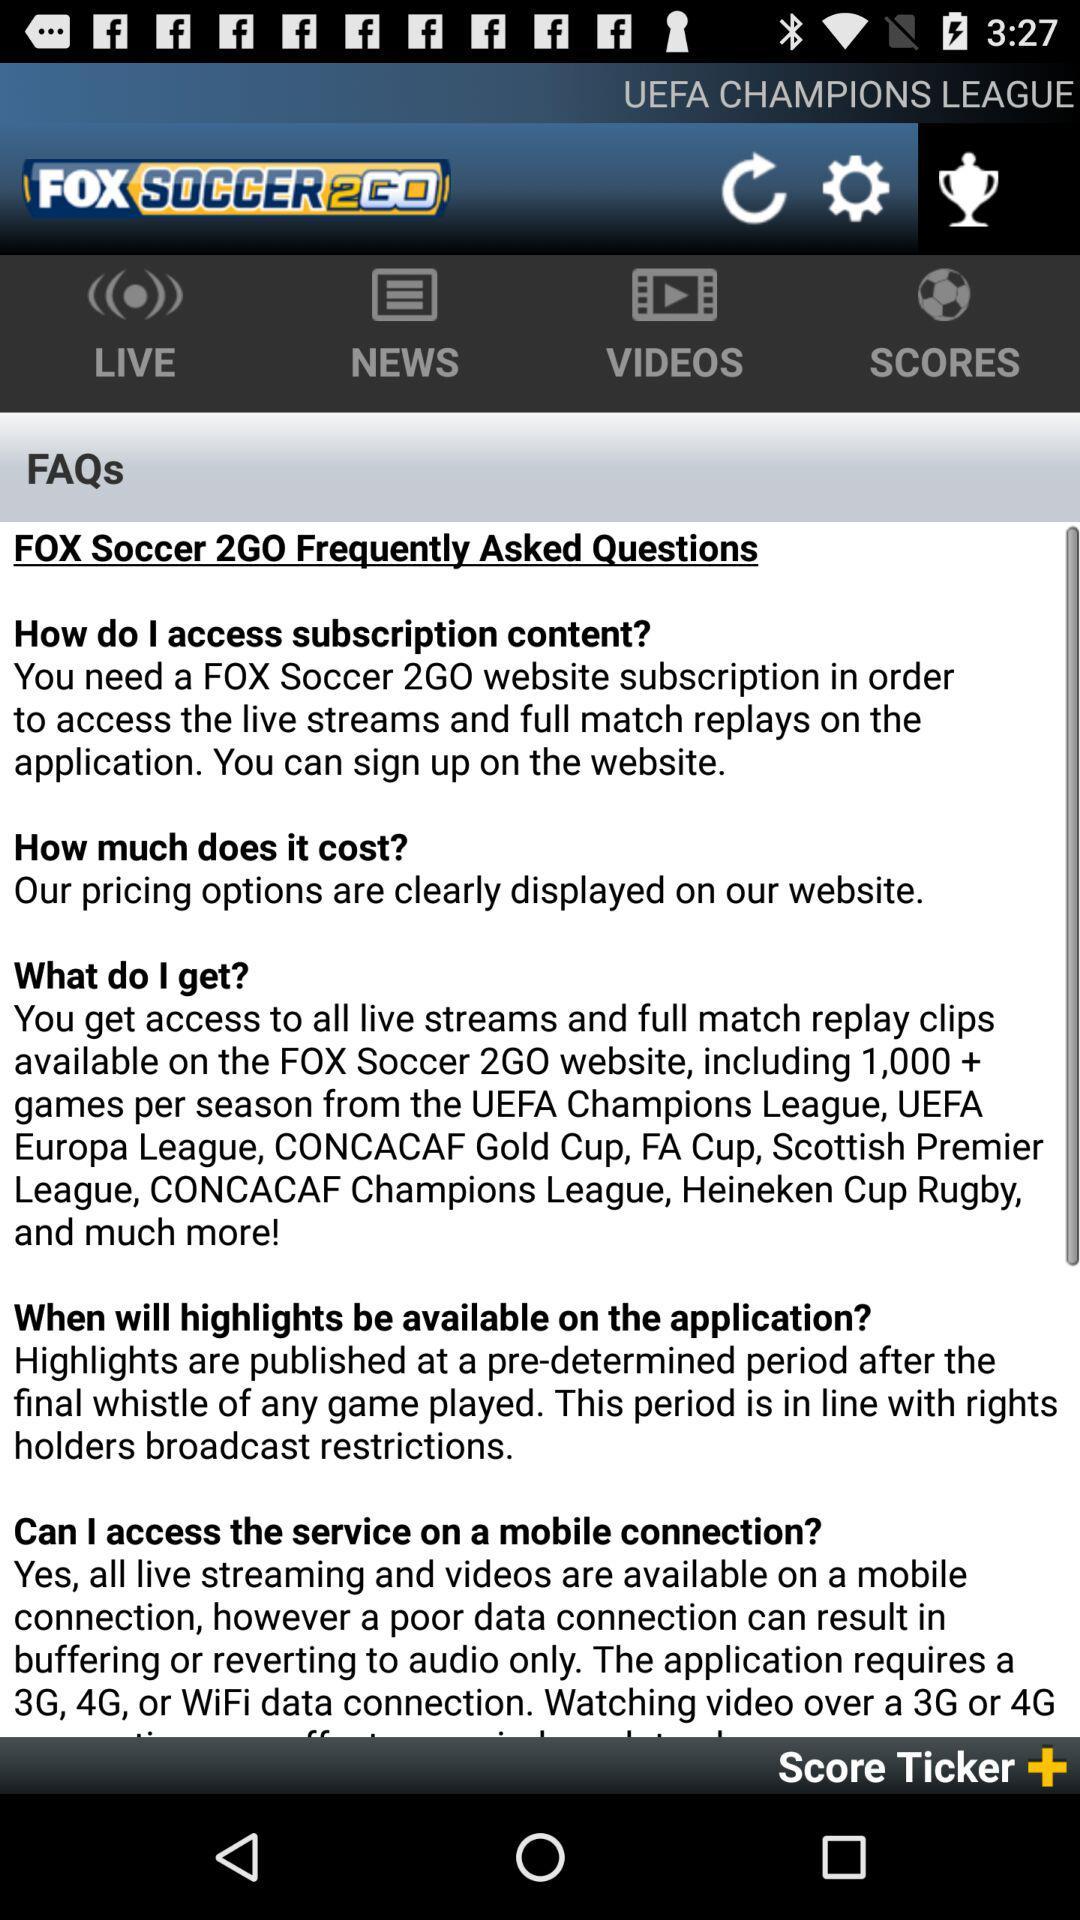 The image size is (1080, 1920). What do you see at coordinates (755, 188) in the screenshot?
I see `the item below uefa champions league icon` at bounding box center [755, 188].